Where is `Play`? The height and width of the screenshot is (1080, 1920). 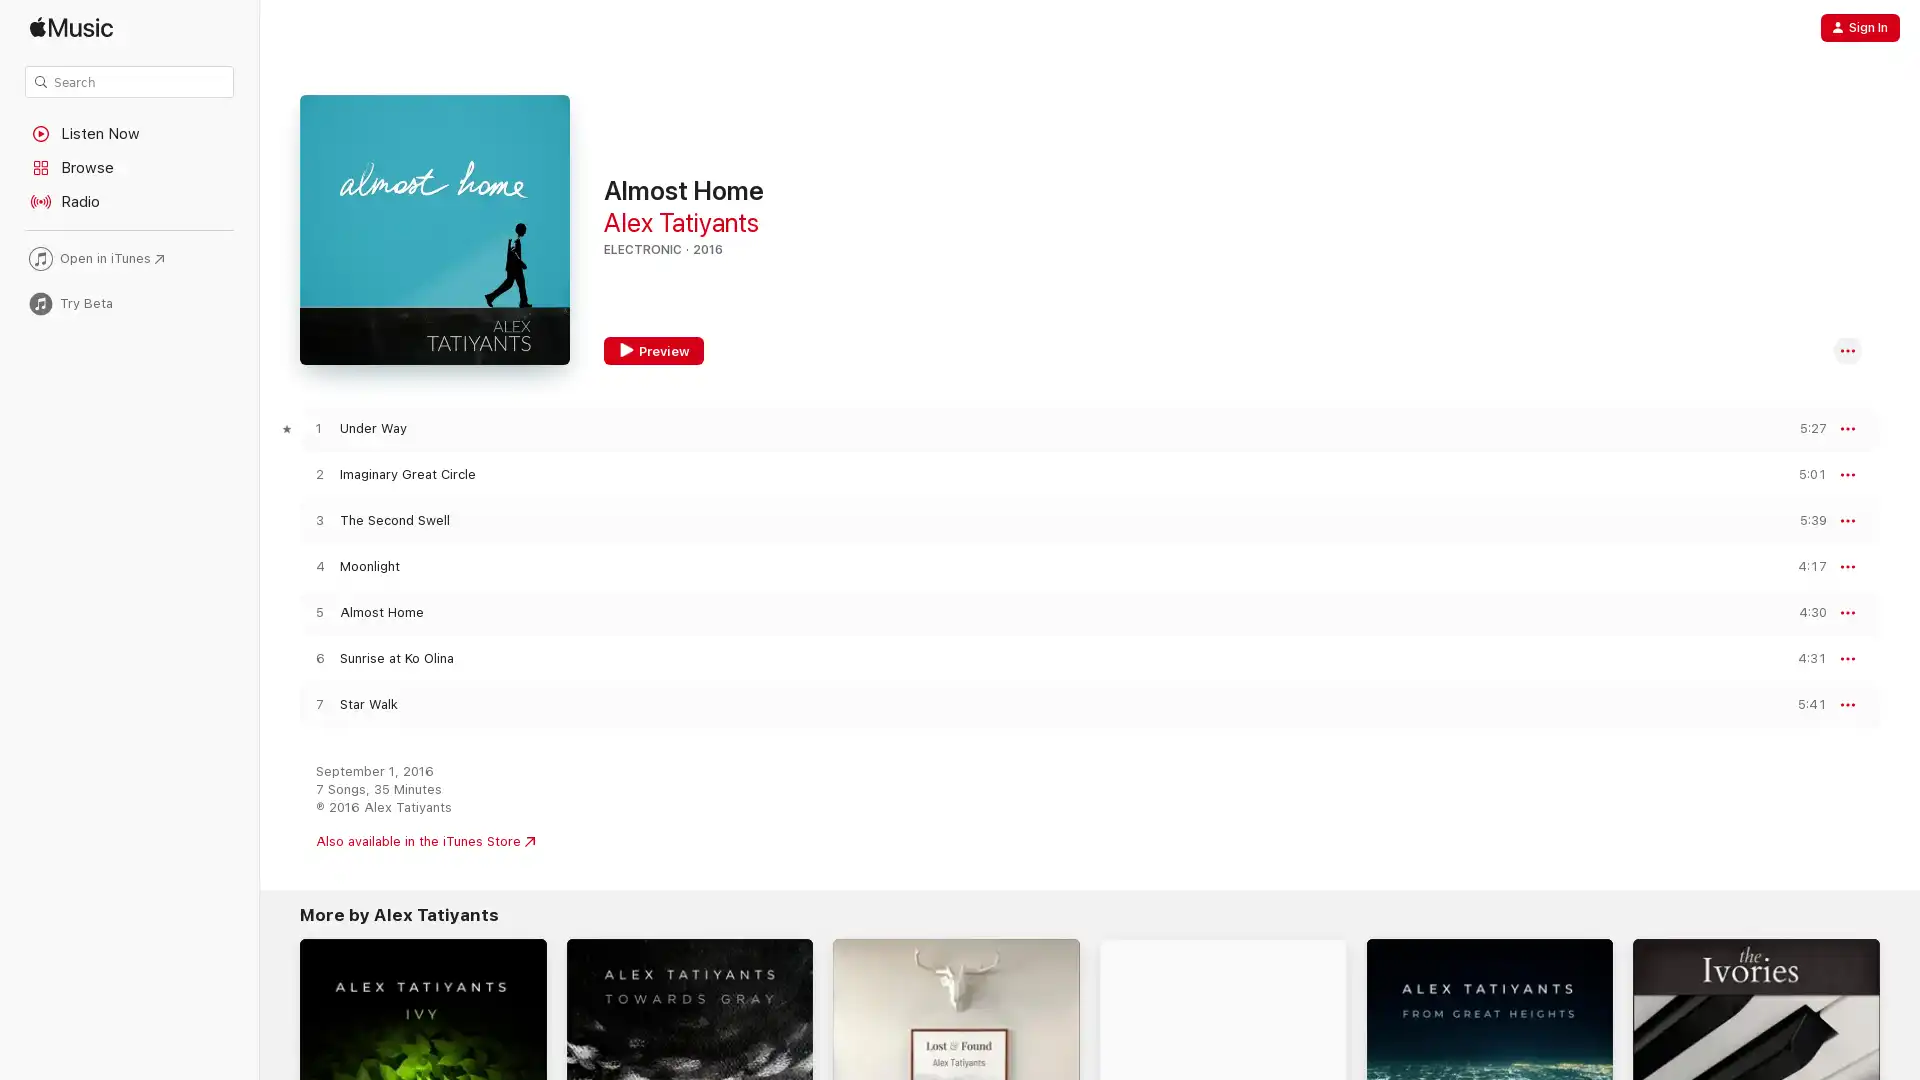 Play is located at coordinates (318, 703).